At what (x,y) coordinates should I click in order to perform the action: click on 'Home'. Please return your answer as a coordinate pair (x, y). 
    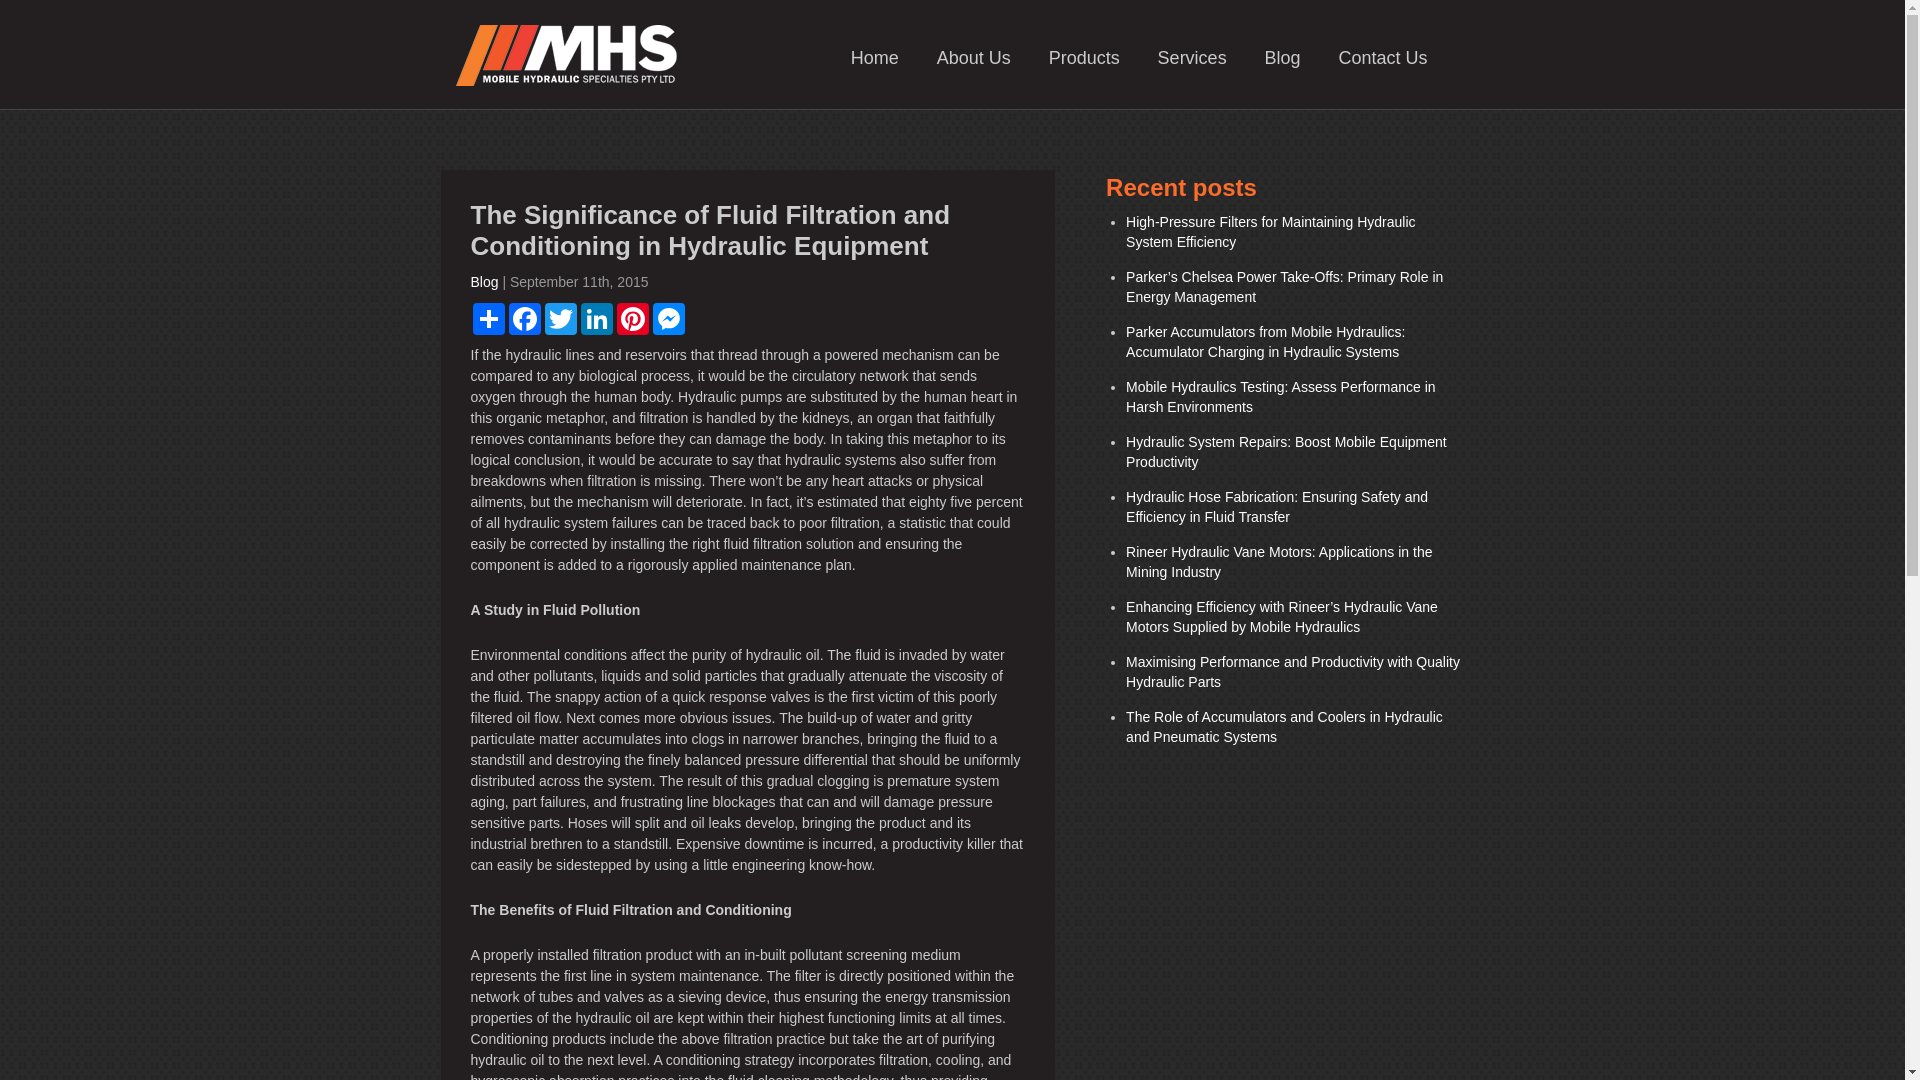
    Looking at the image, I should click on (874, 56).